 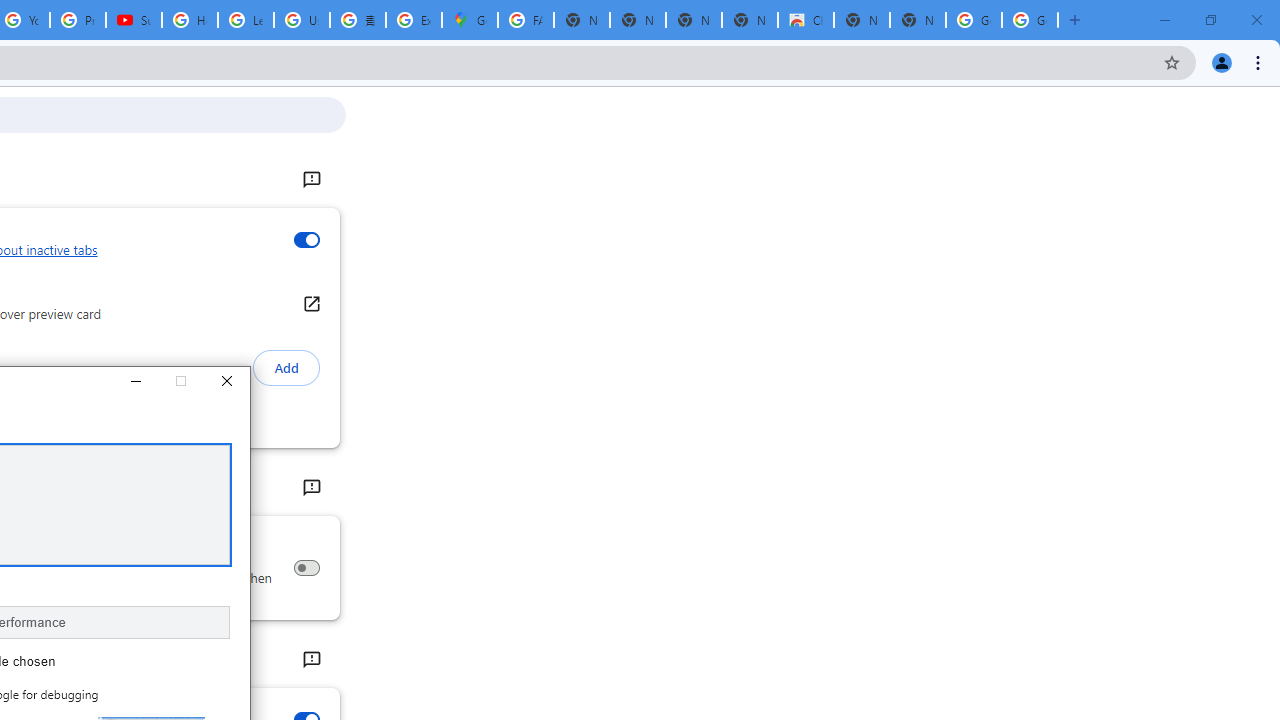 I want to click on 'Google Images', so click(x=974, y=20).